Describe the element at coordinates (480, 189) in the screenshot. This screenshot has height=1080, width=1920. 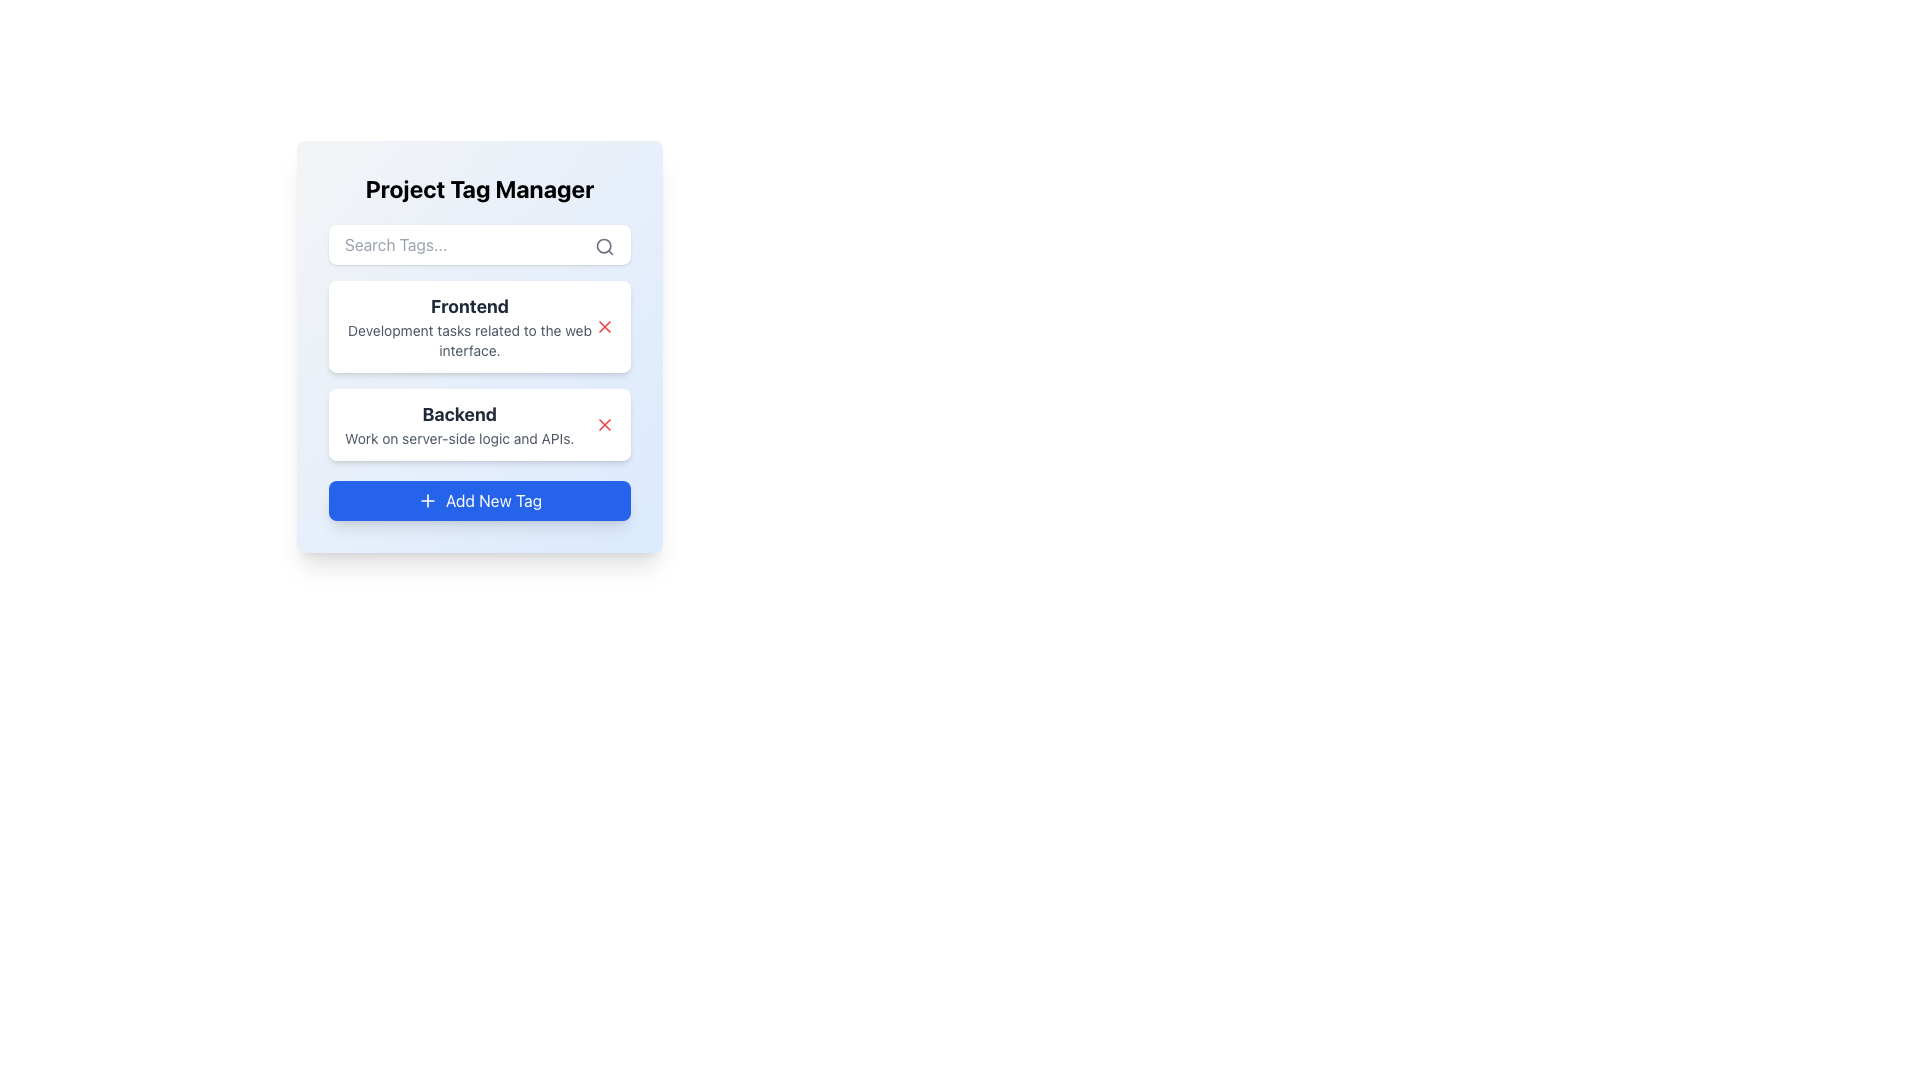
I see `bold, large-sized header displaying 'Project Tag Manager' at the top of its module` at that location.